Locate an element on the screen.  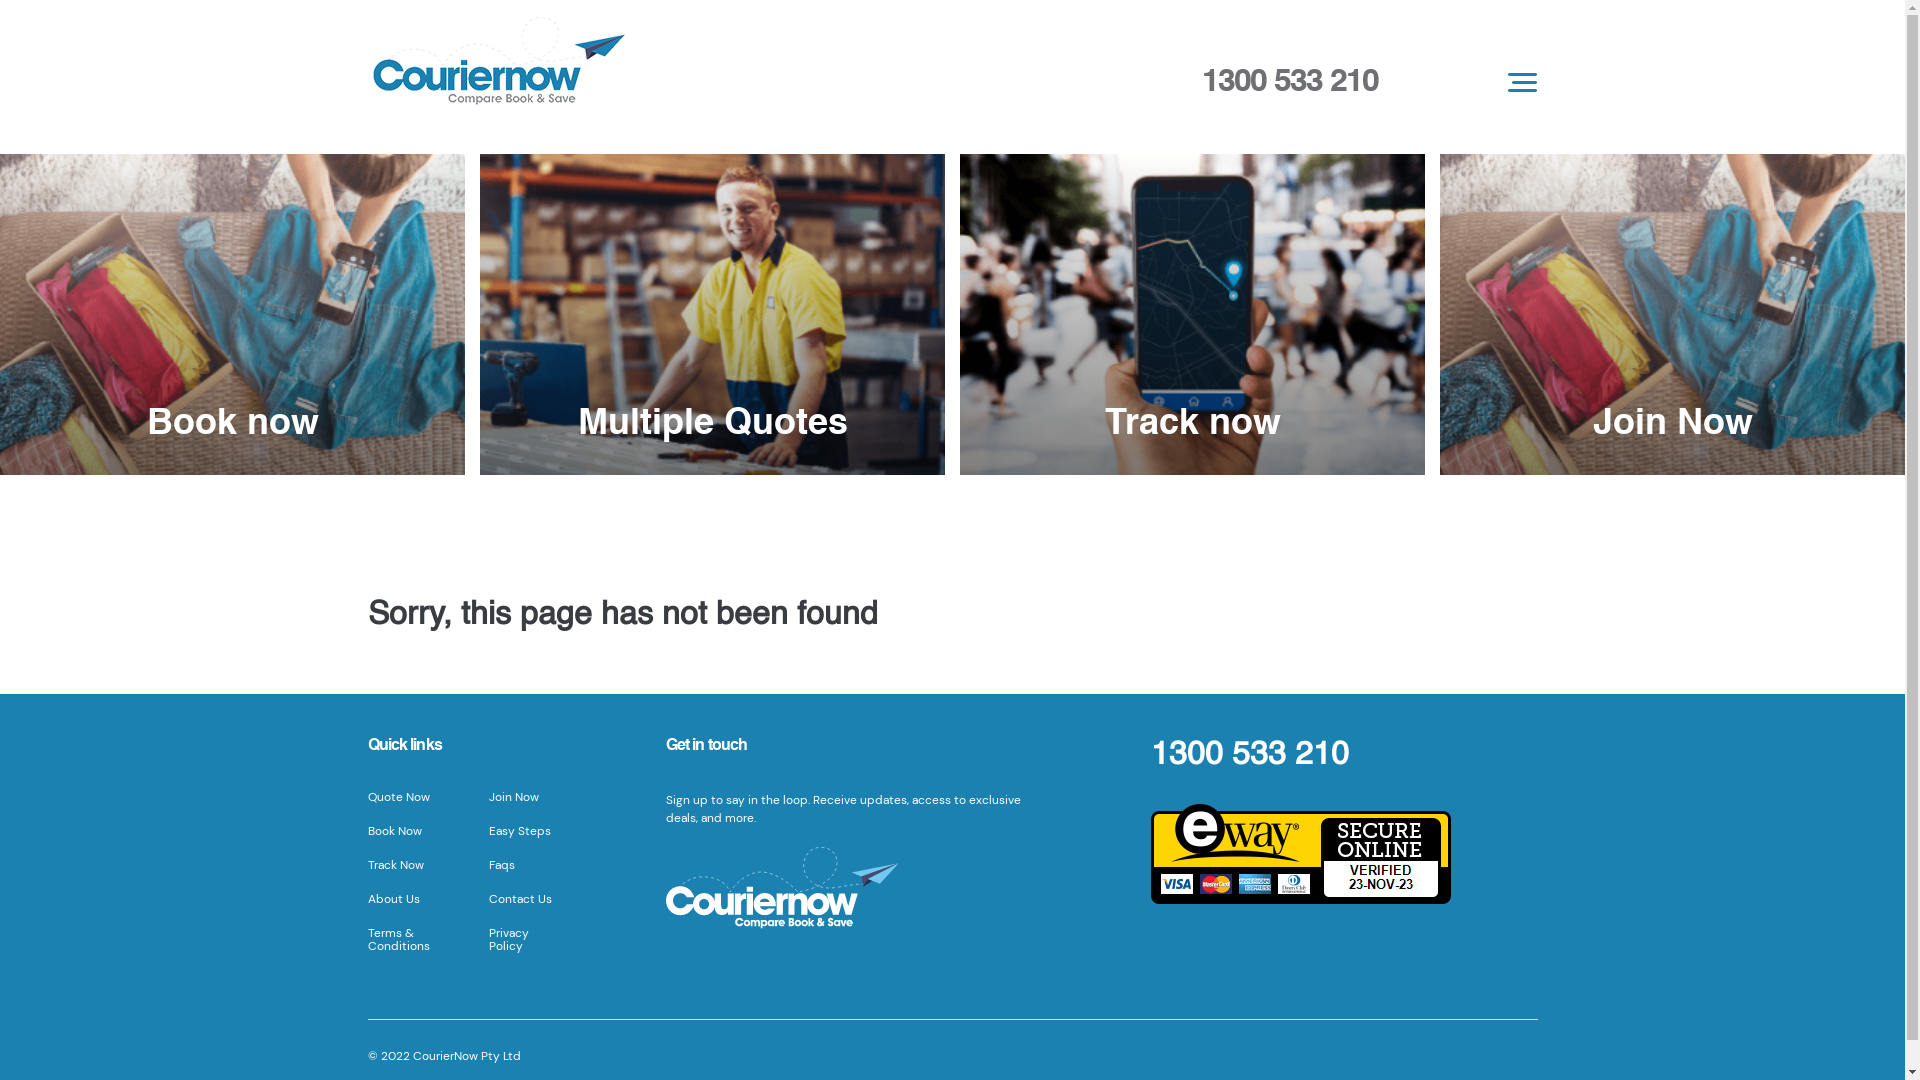
'Book Now' is located at coordinates (368, 830).